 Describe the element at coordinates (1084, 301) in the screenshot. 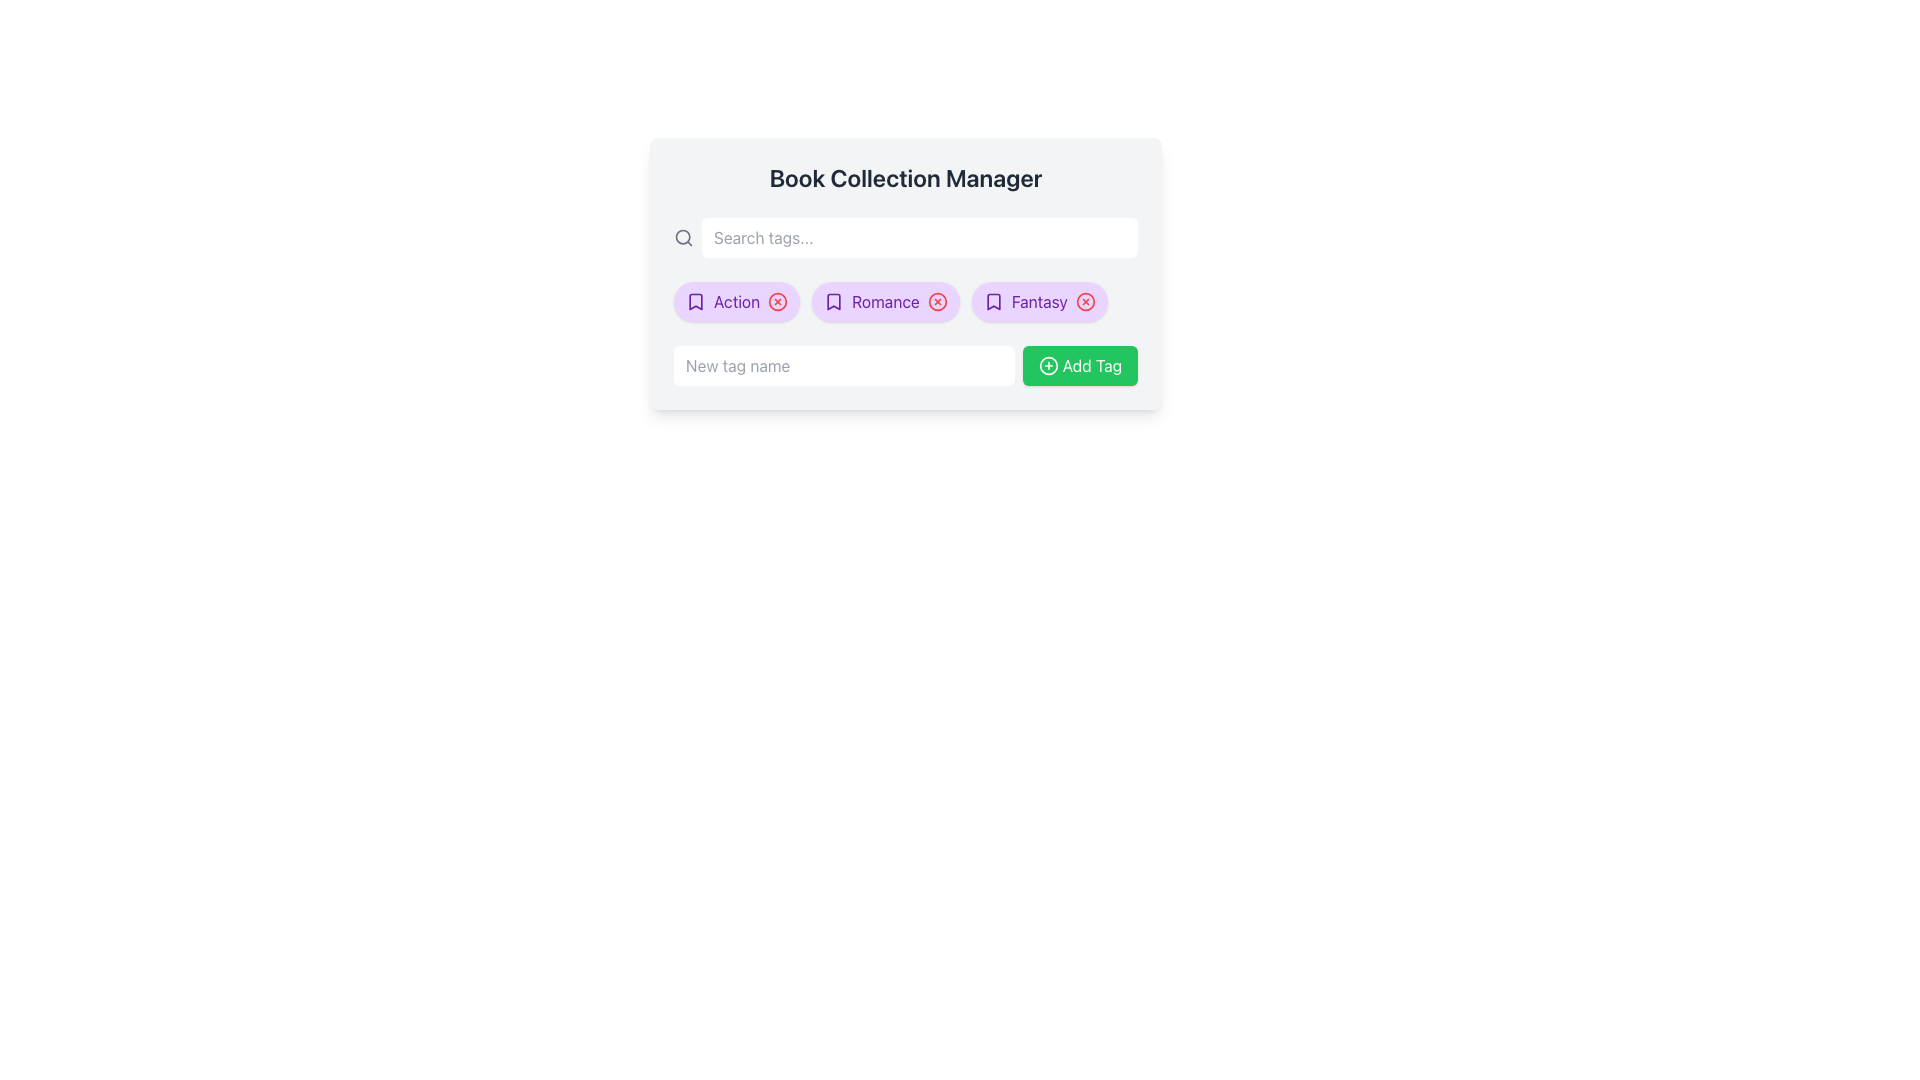

I see `the delete control represented by a red-cross icon located to the right of the 'Fantasy' tag` at that location.